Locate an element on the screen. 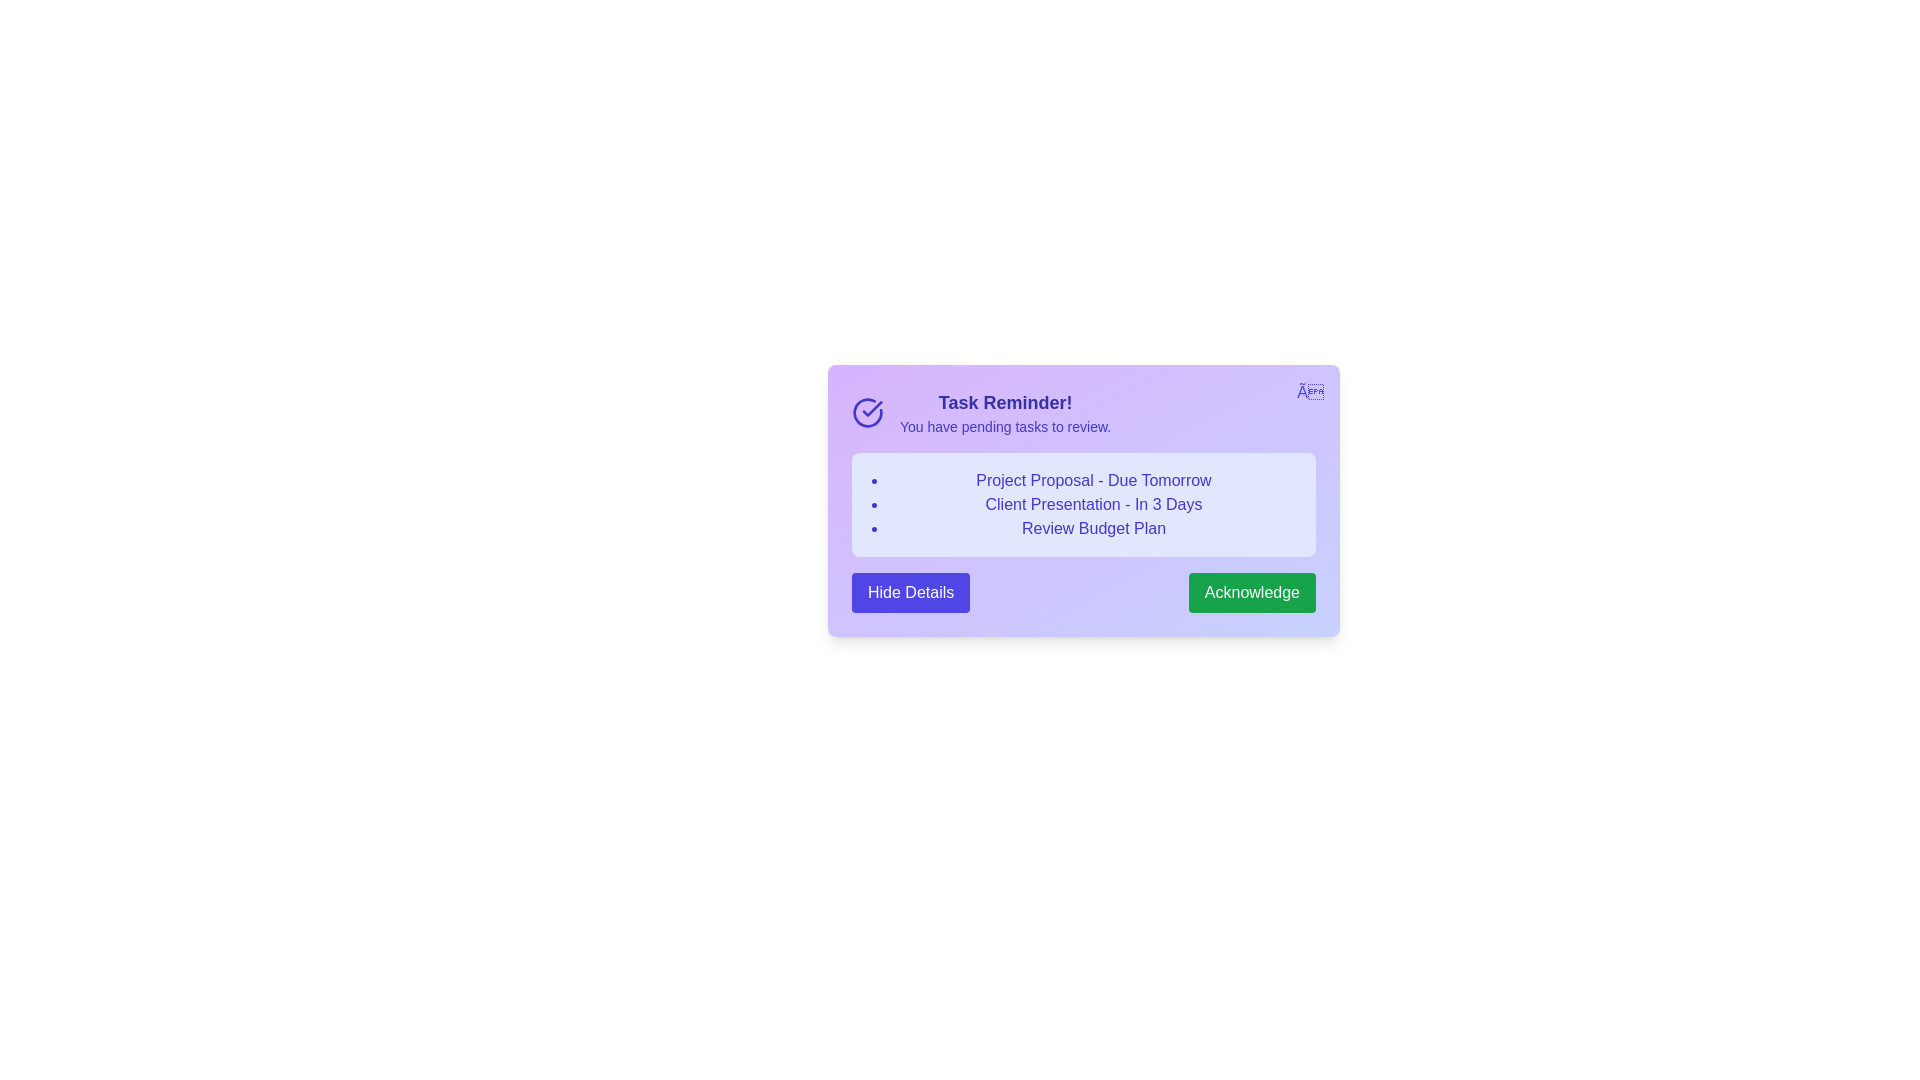  the close button to dismiss the alert is located at coordinates (1310, 393).